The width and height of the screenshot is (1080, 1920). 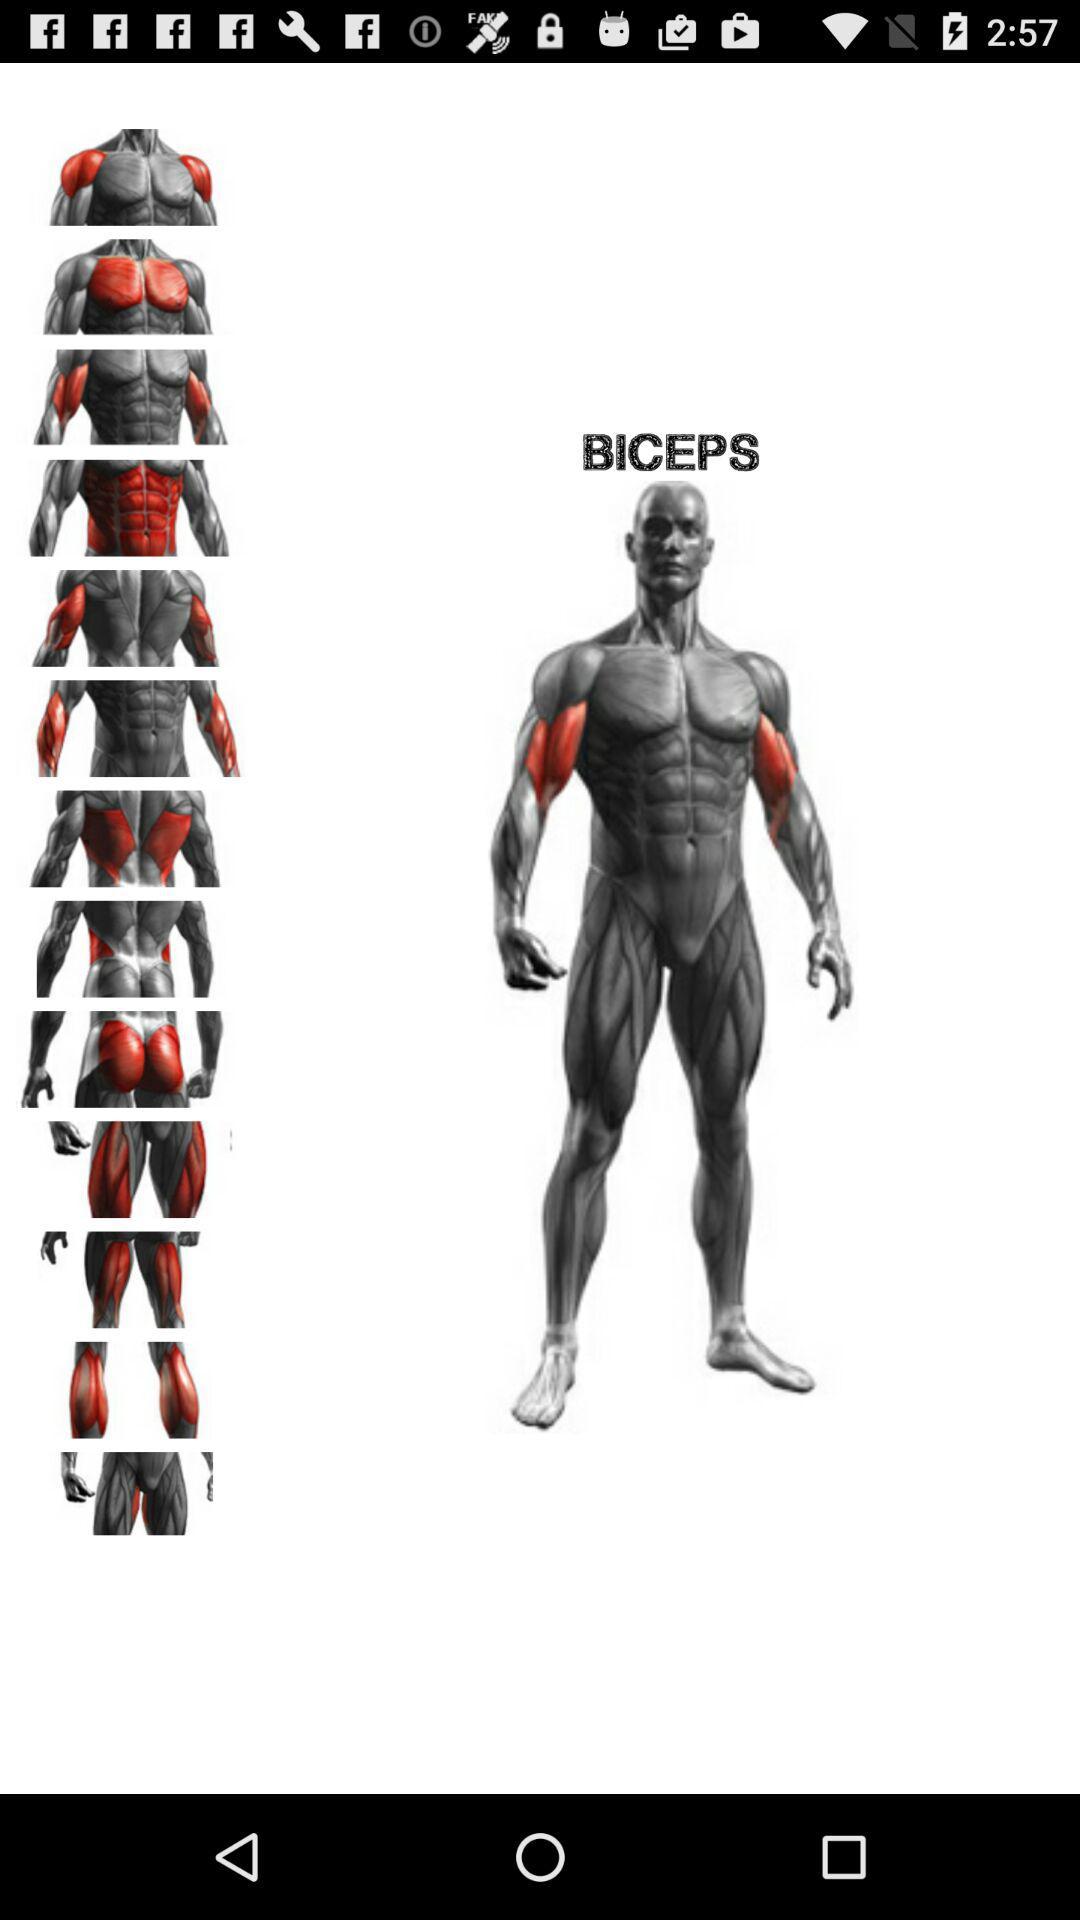 I want to click on selection, so click(x=131, y=170).